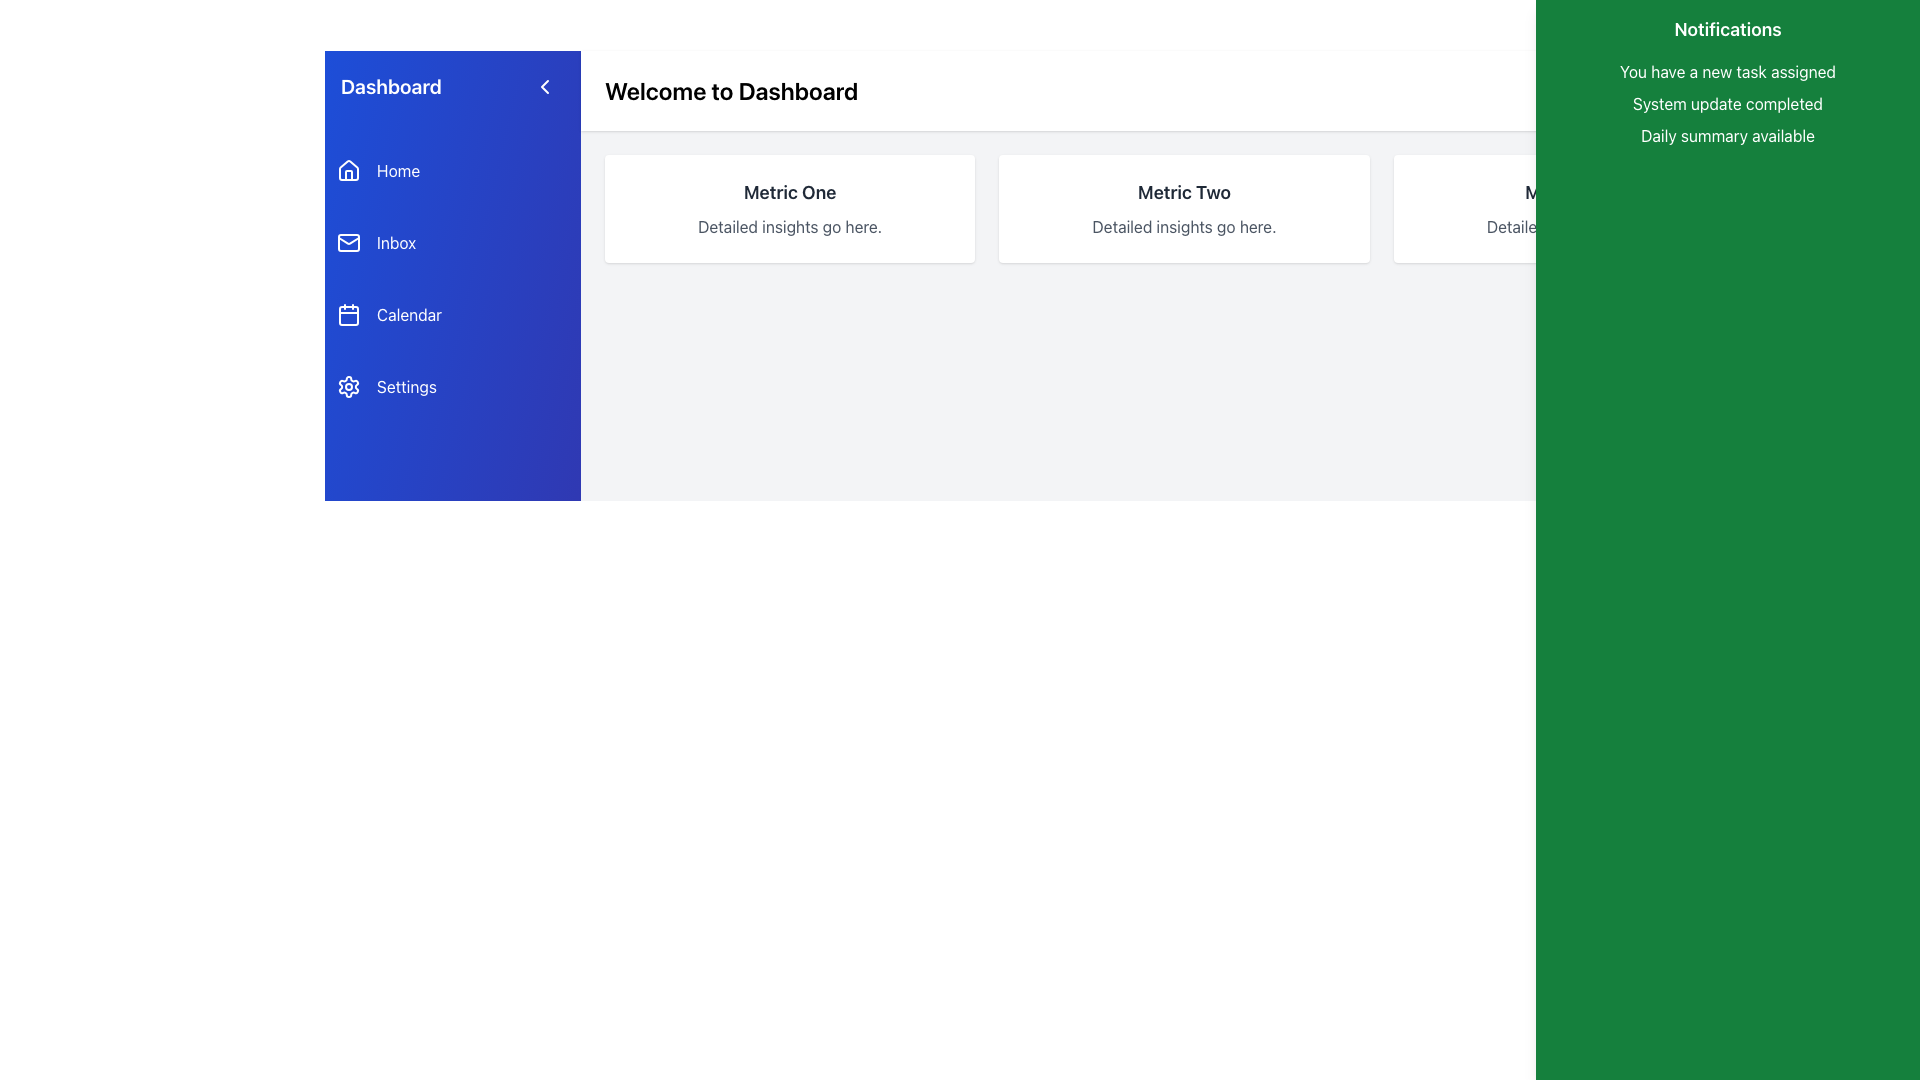 This screenshot has height=1080, width=1920. I want to click on the 'Settings' button in the left sidebar menu, so click(451, 386).